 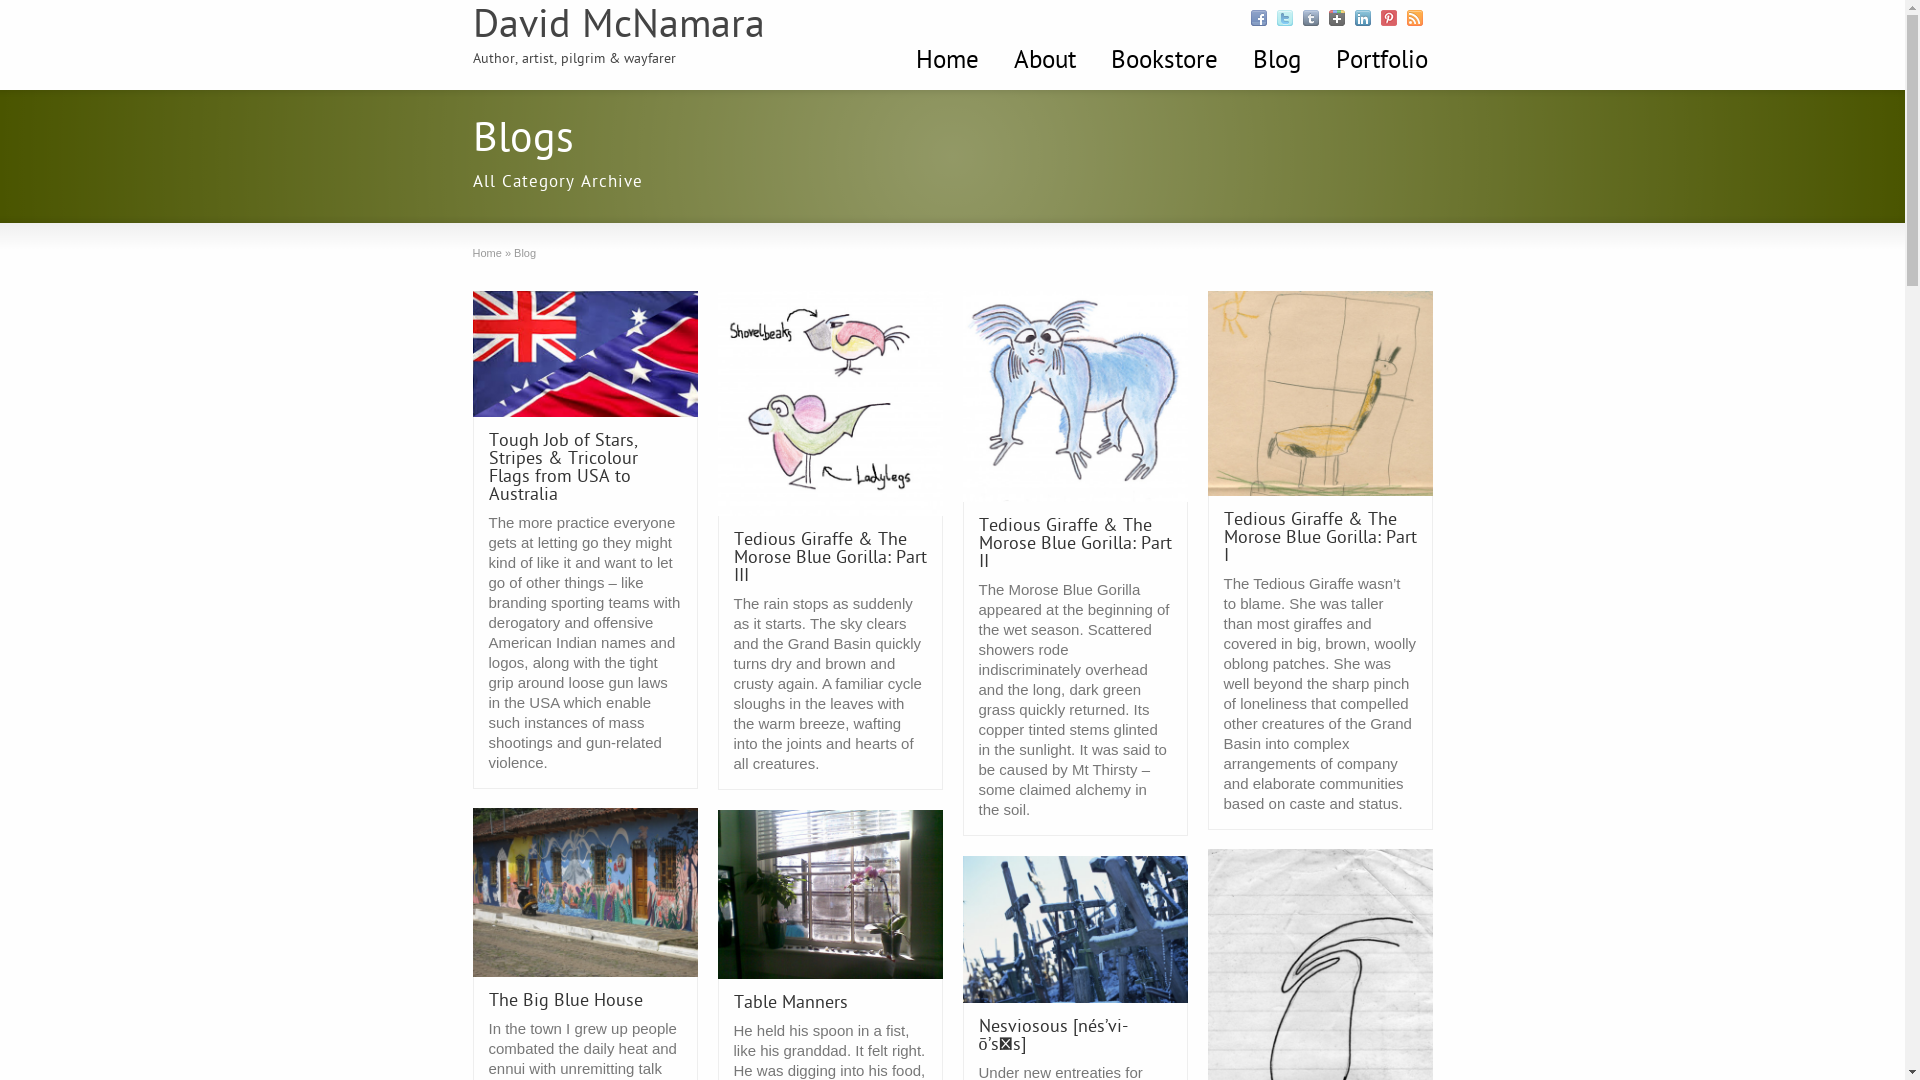 I want to click on 'Follow Me Linkedin', so click(x=1361, y=18).